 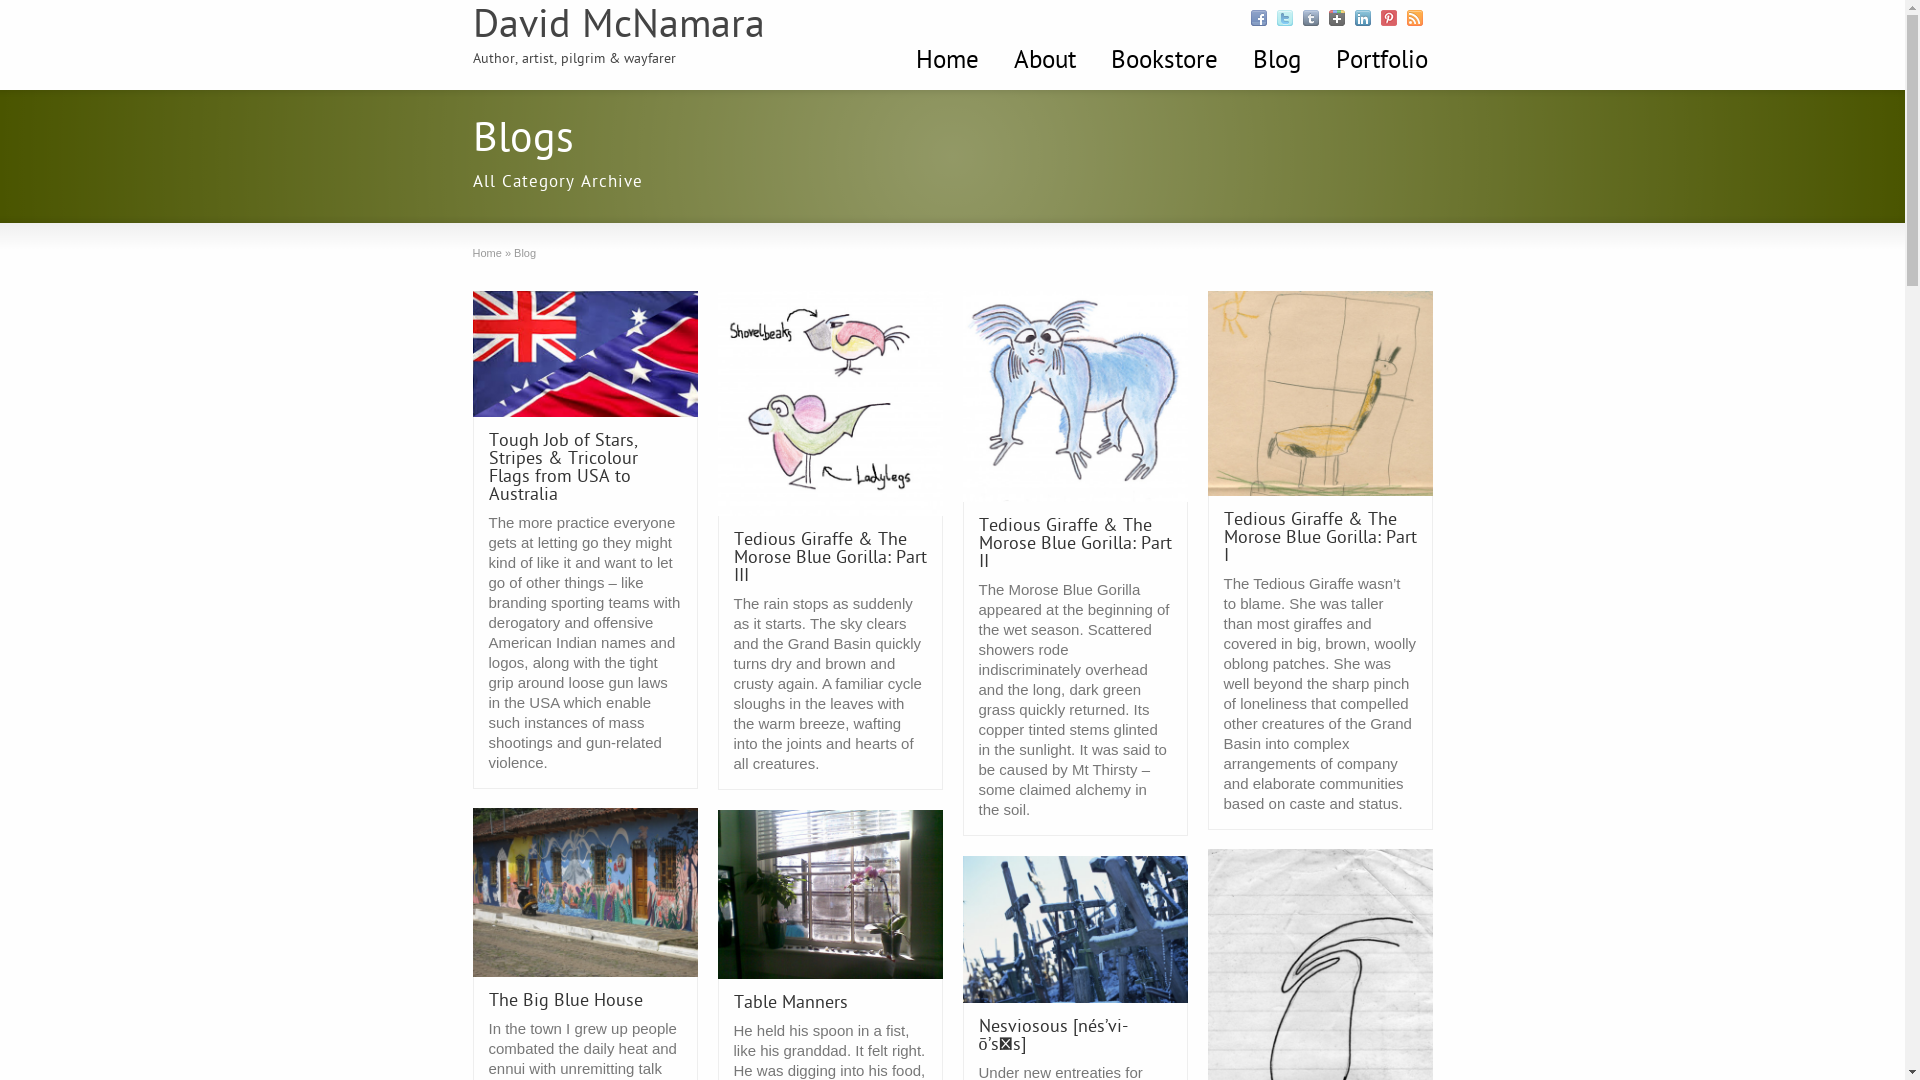 I want to click on 'Follow Me Linkedin', so click(x=1361, y=18).